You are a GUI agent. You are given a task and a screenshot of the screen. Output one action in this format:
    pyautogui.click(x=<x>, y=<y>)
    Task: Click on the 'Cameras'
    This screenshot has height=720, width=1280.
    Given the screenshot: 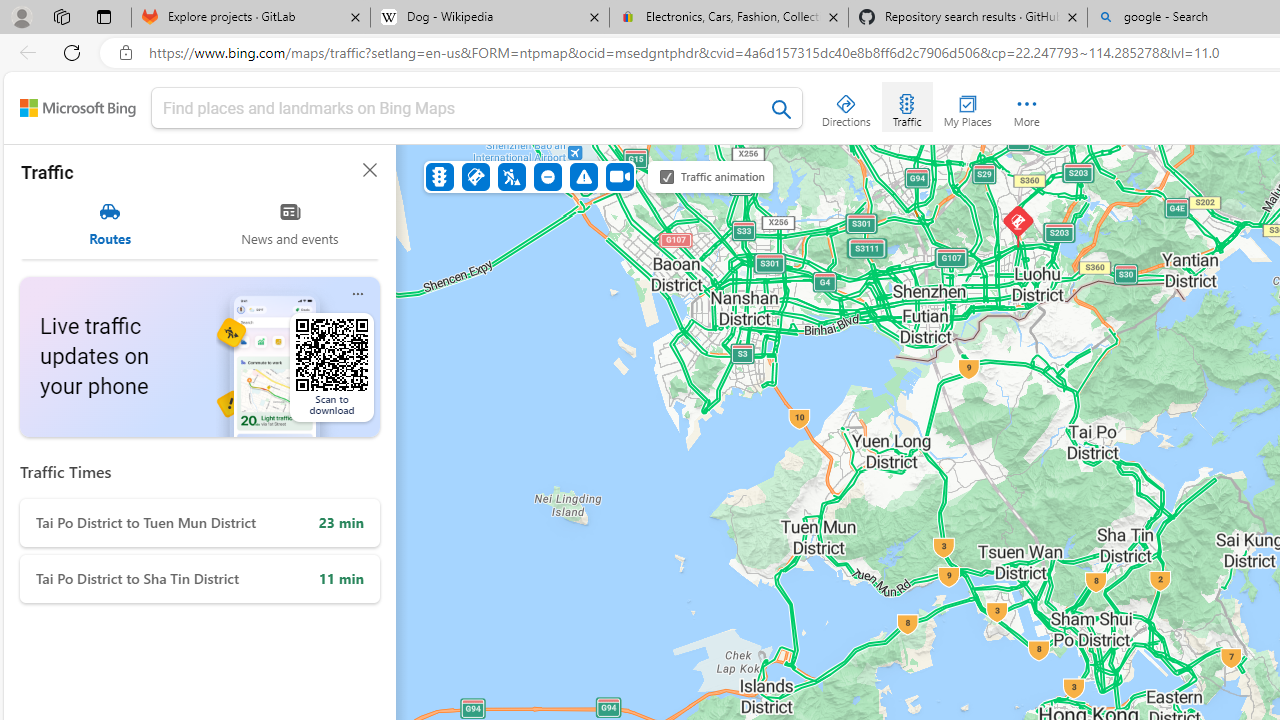 What is the action you would take?
    pyautogui.click(x=618, y=175)
    